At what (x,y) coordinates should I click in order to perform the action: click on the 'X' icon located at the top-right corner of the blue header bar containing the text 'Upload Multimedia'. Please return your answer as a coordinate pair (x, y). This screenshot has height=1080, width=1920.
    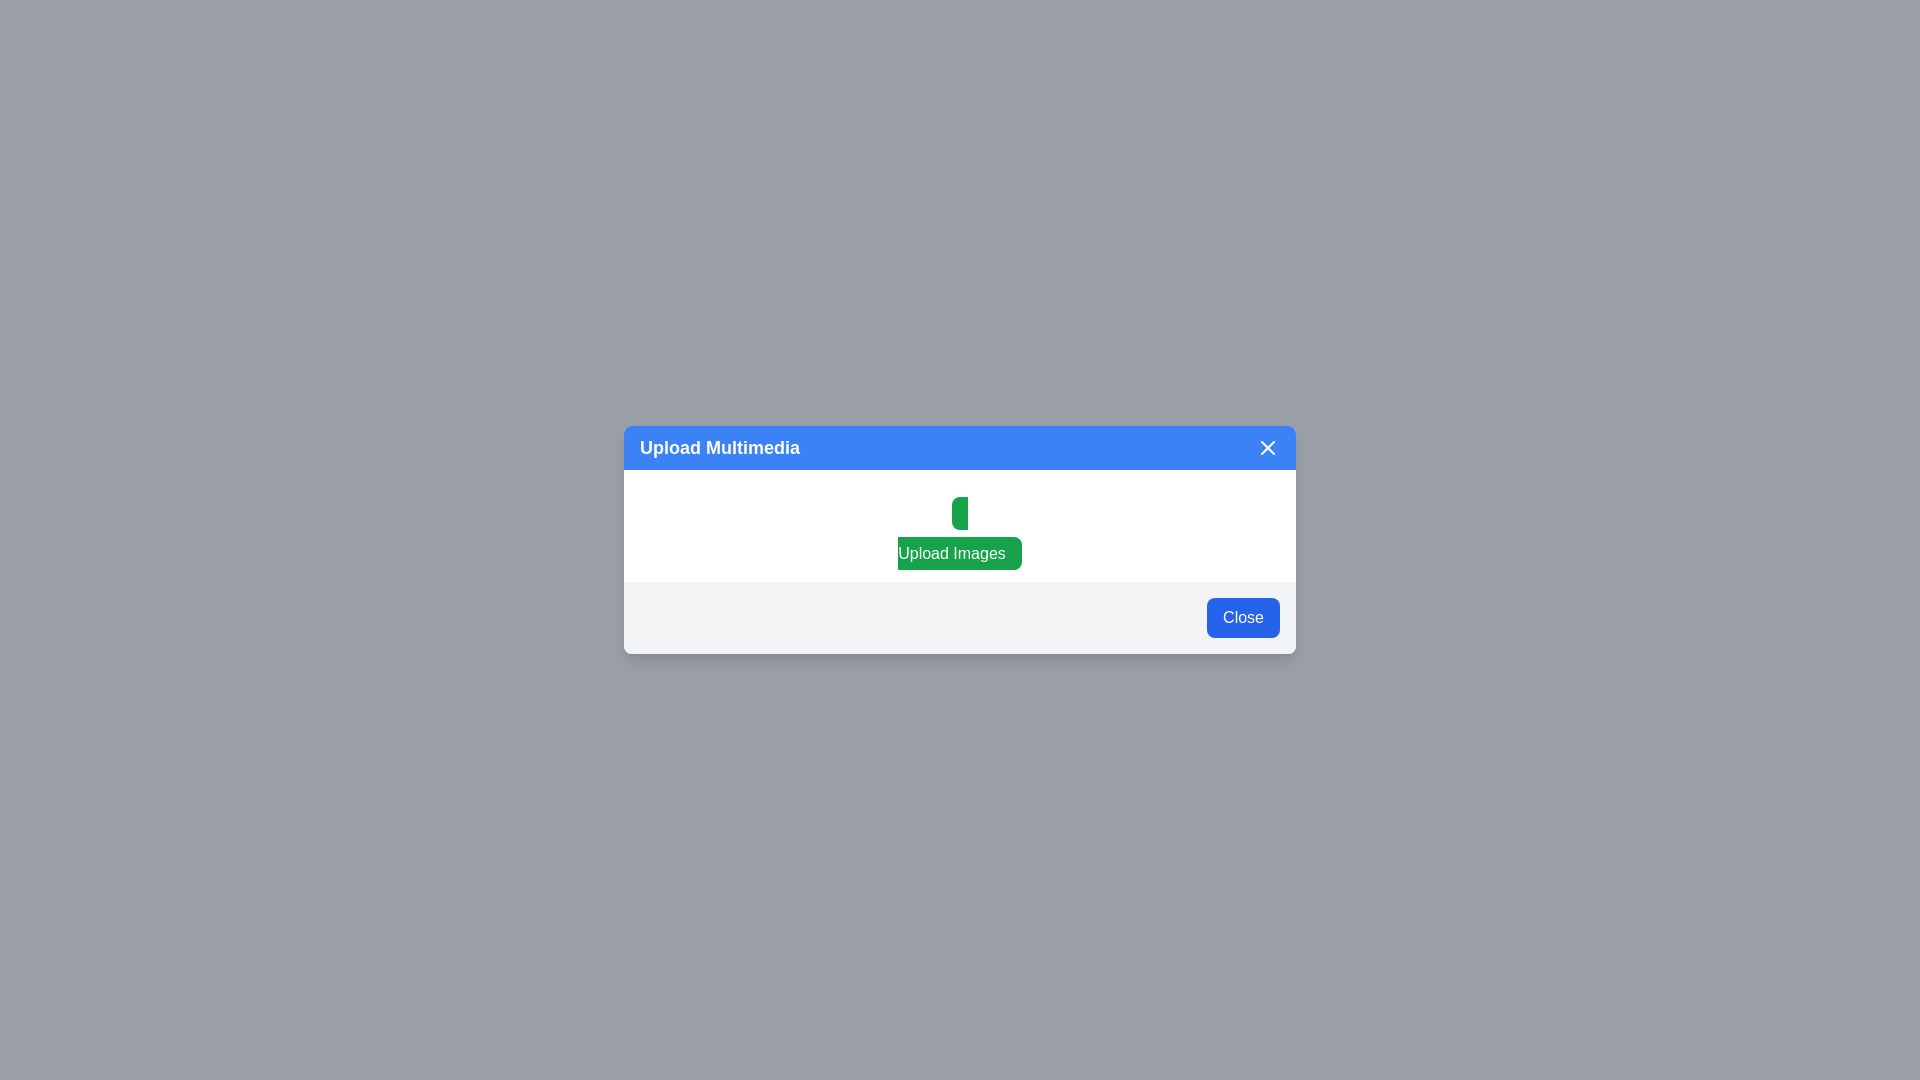
    Looking at the image, I should click on (1266, 446).